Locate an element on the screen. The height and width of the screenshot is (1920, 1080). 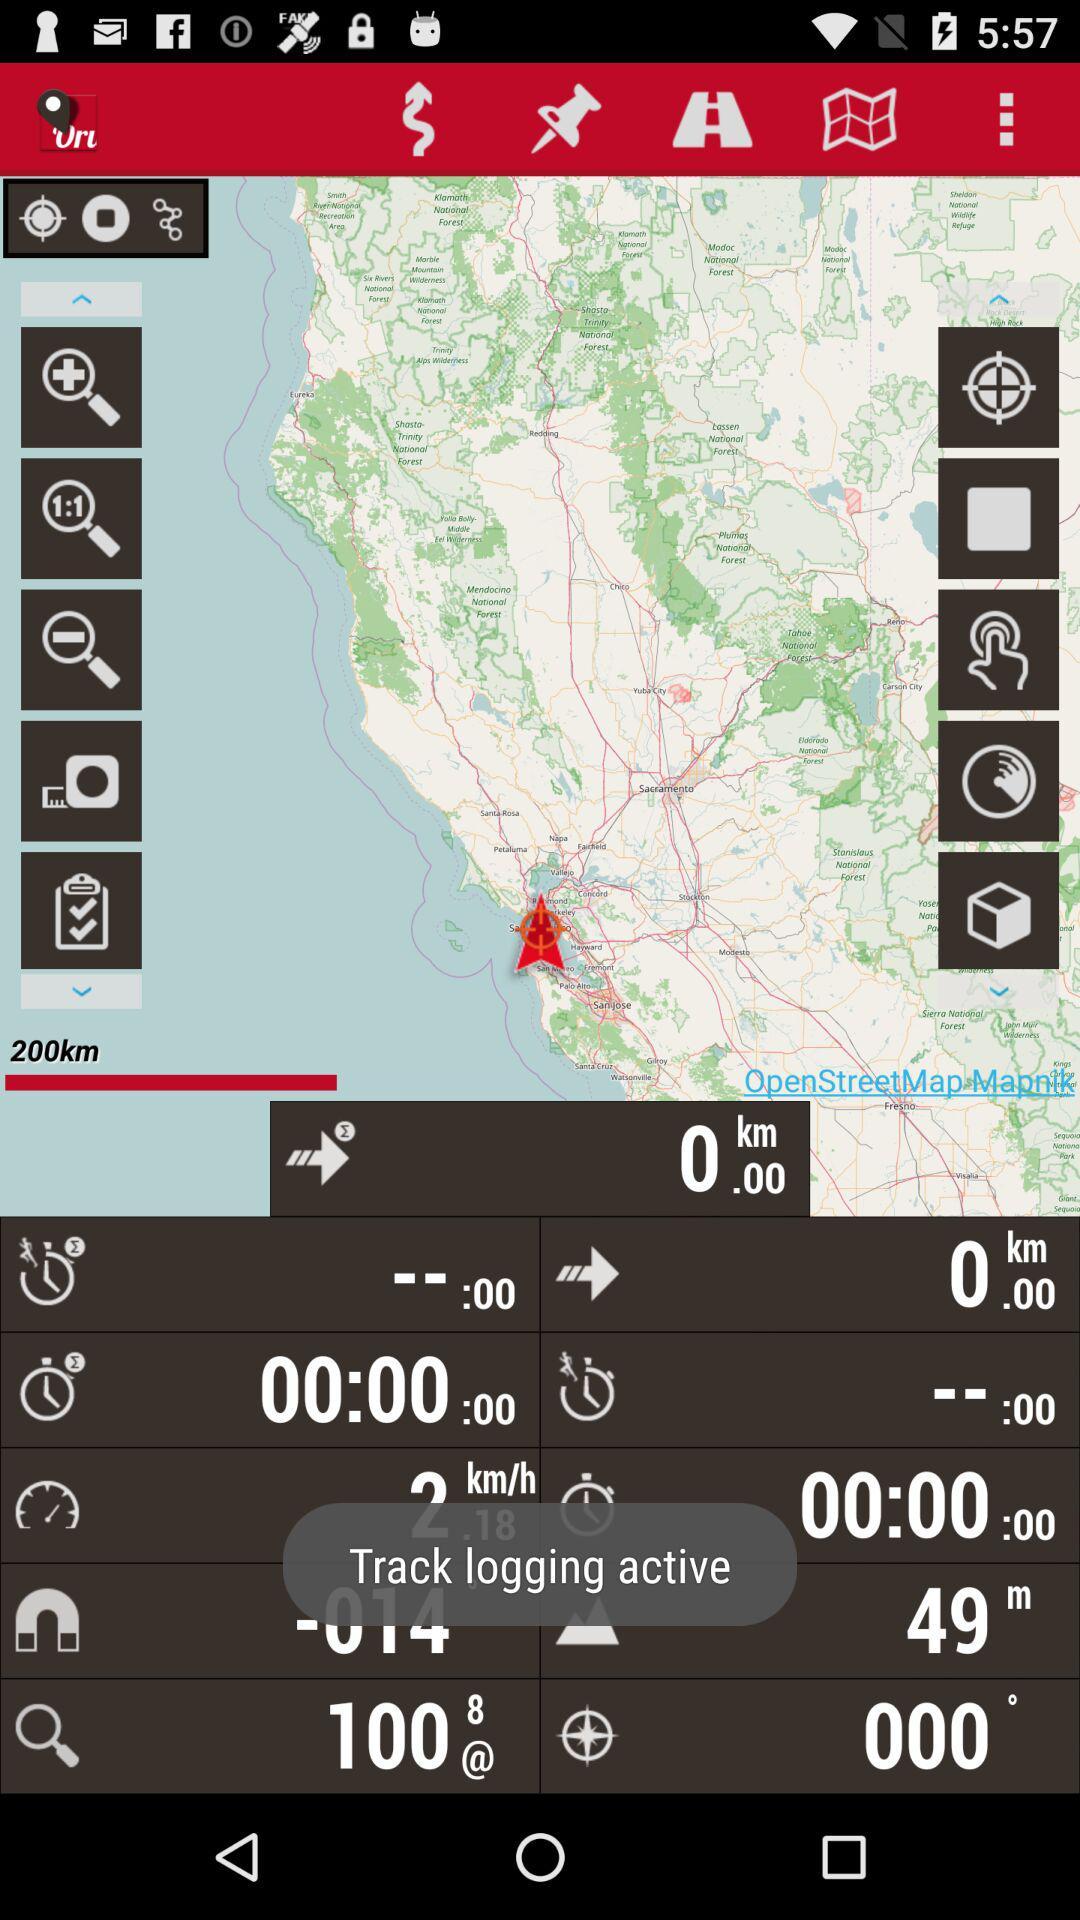
the location_crosshair icon is located at coordinates (998, 413).